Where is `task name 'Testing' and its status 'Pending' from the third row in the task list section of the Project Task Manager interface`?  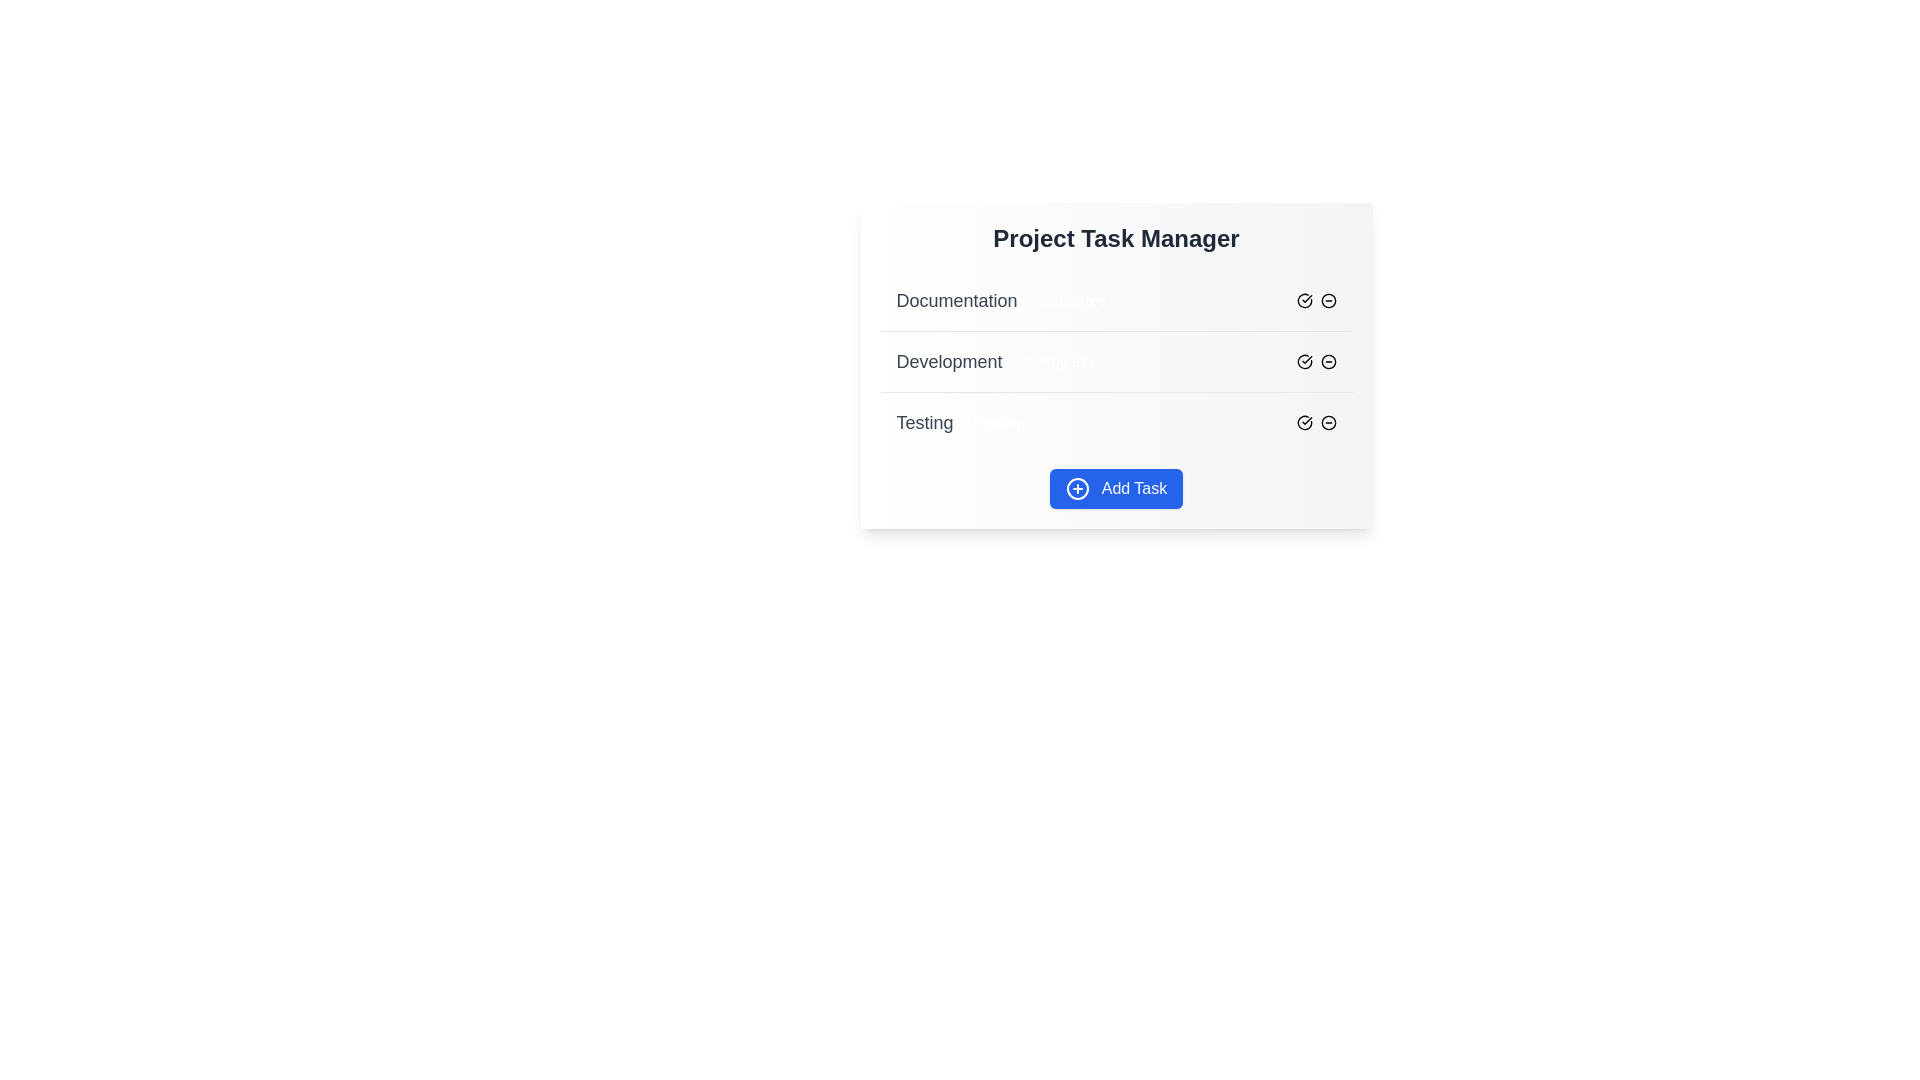 task name 'Testing' and its status 'Pending' from the third row in the task list section of the Project Task Manager interface is located at coordinates (1115, 422).